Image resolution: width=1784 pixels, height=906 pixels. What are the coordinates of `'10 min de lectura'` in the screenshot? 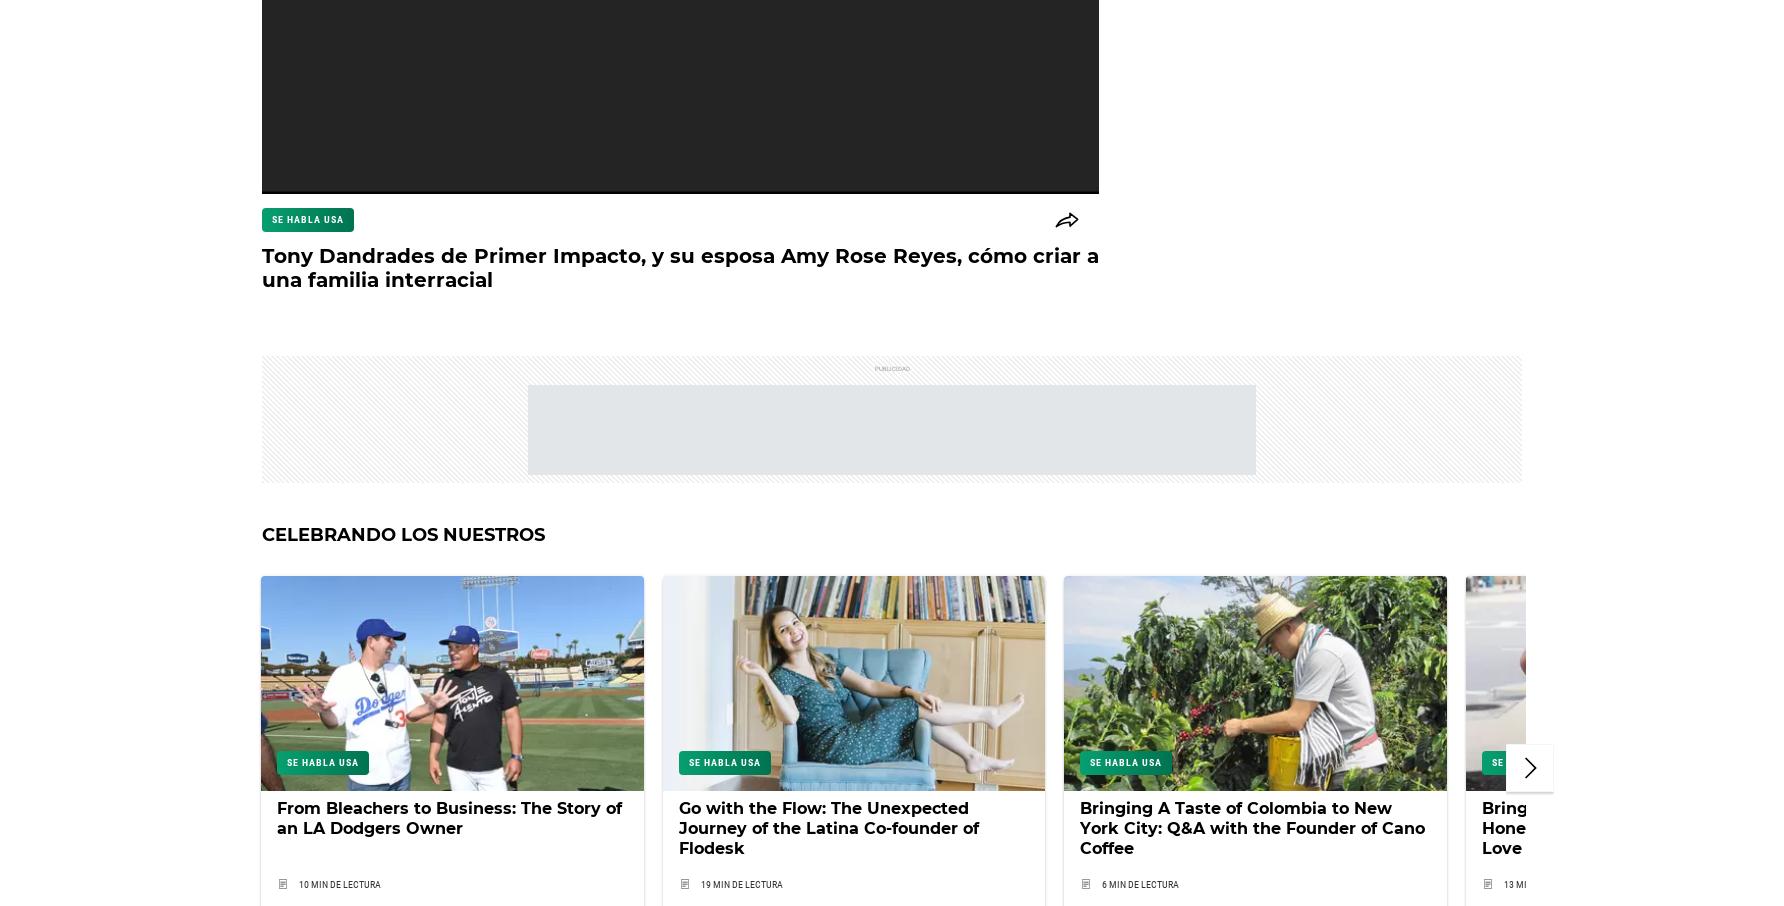 It's located at (339, 883).